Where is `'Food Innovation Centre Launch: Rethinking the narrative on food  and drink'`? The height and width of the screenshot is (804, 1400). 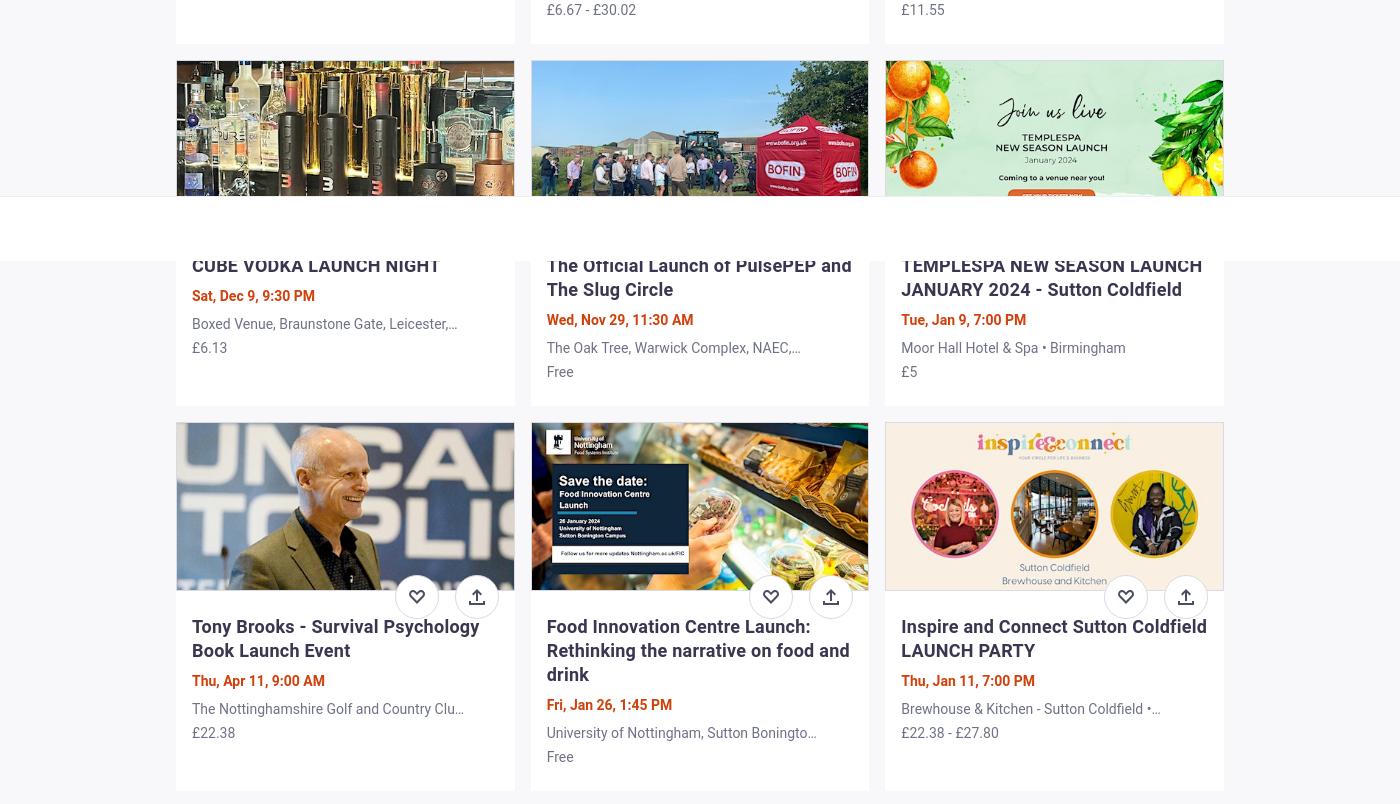
'Food Innovation Centre Launch: Rethinking the narrative on food  and drink' is located at coordinates (697, 649).